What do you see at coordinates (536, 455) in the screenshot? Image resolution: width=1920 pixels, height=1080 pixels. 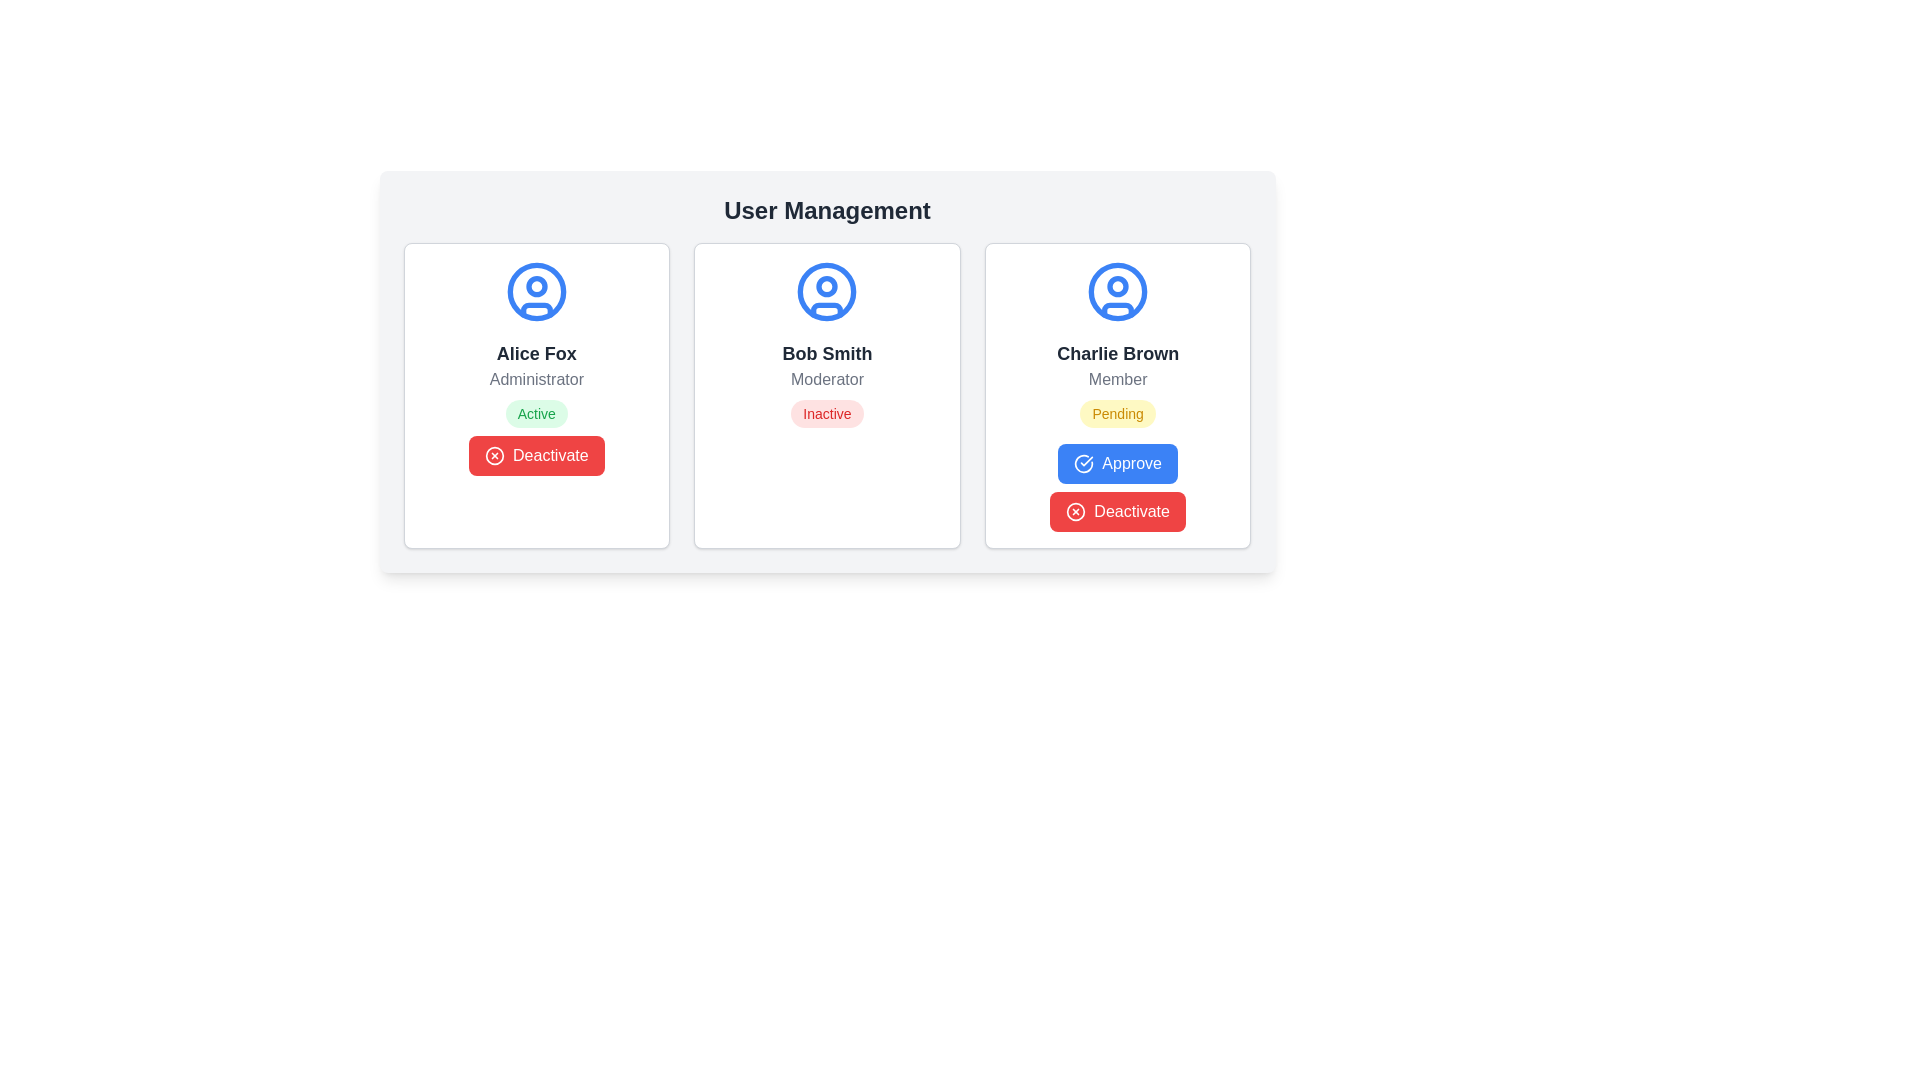 I see `the red 'Deactivate' button with white text and a circular 'X' icon` at bounding box center [536, 455].